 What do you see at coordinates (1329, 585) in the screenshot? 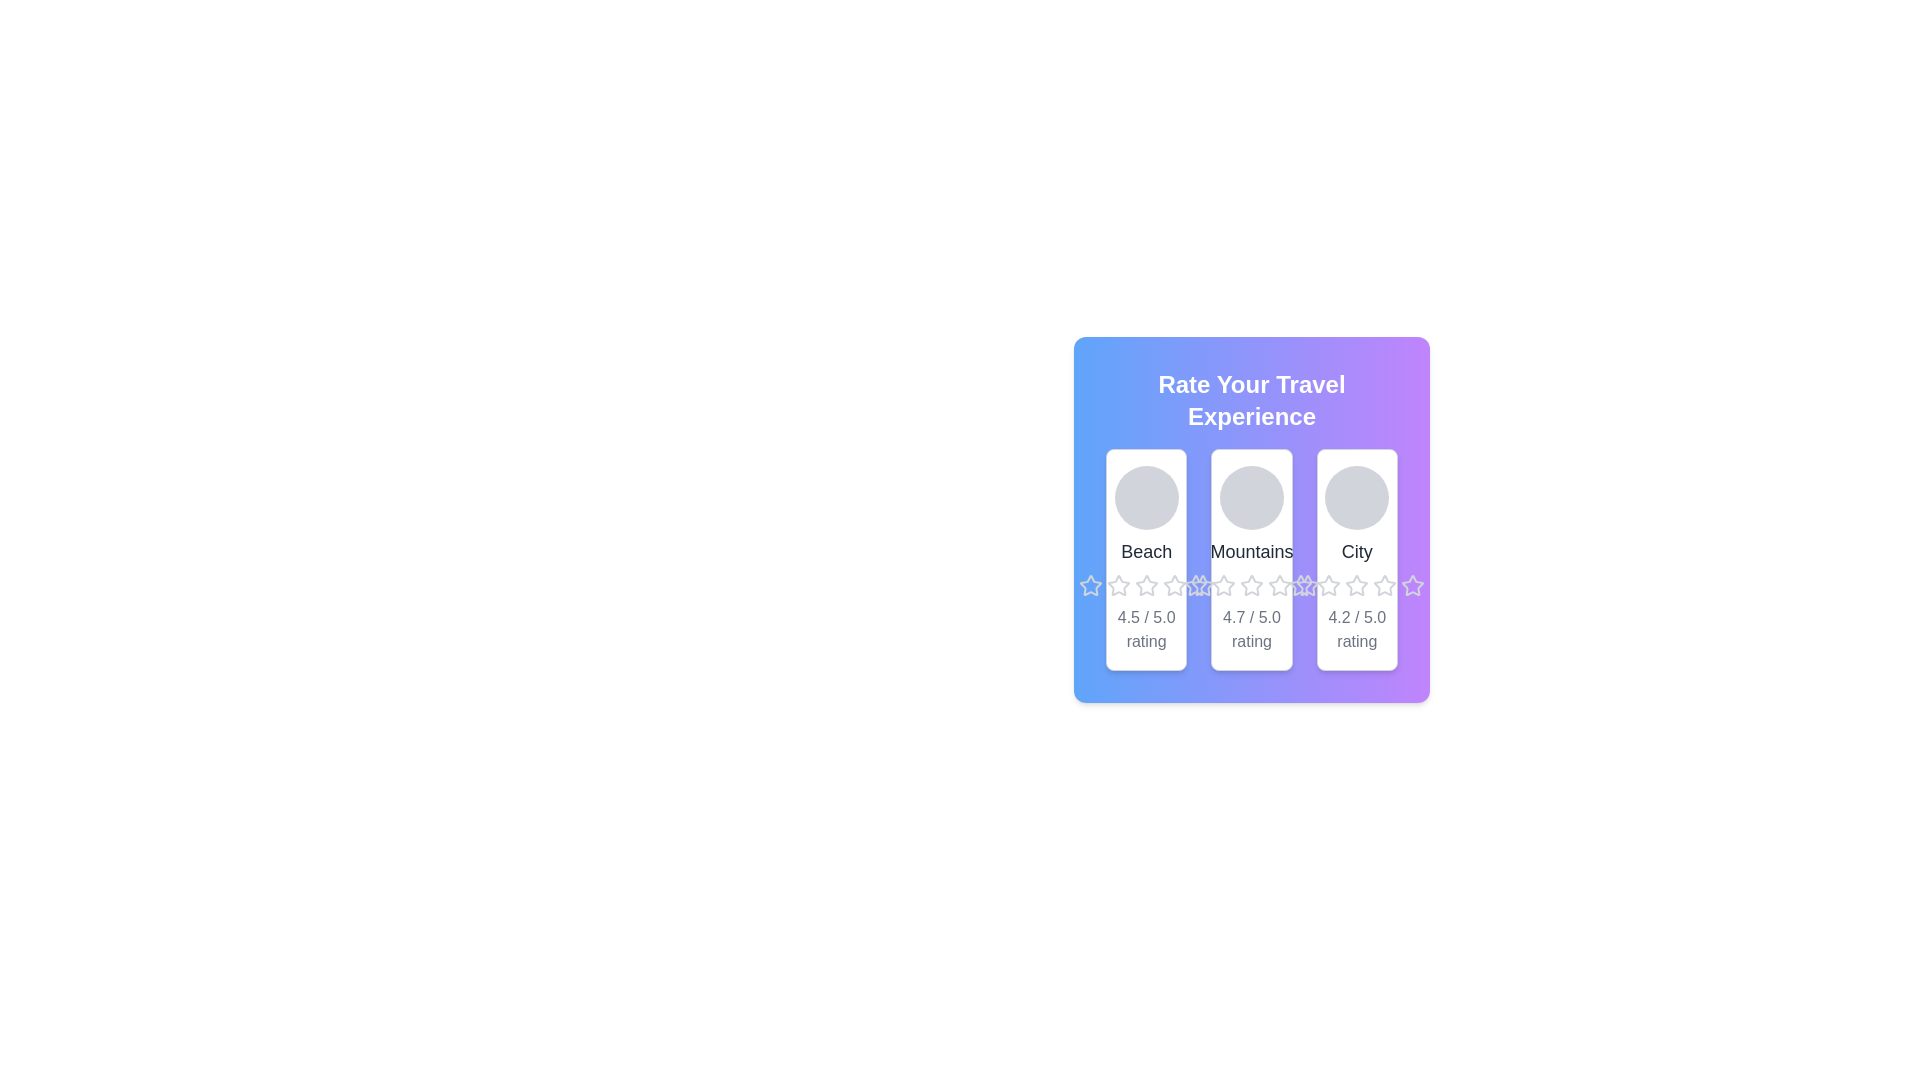
I see `the second star icon in the star rating component under the 'City' section` at bounding box center [1329, 585].